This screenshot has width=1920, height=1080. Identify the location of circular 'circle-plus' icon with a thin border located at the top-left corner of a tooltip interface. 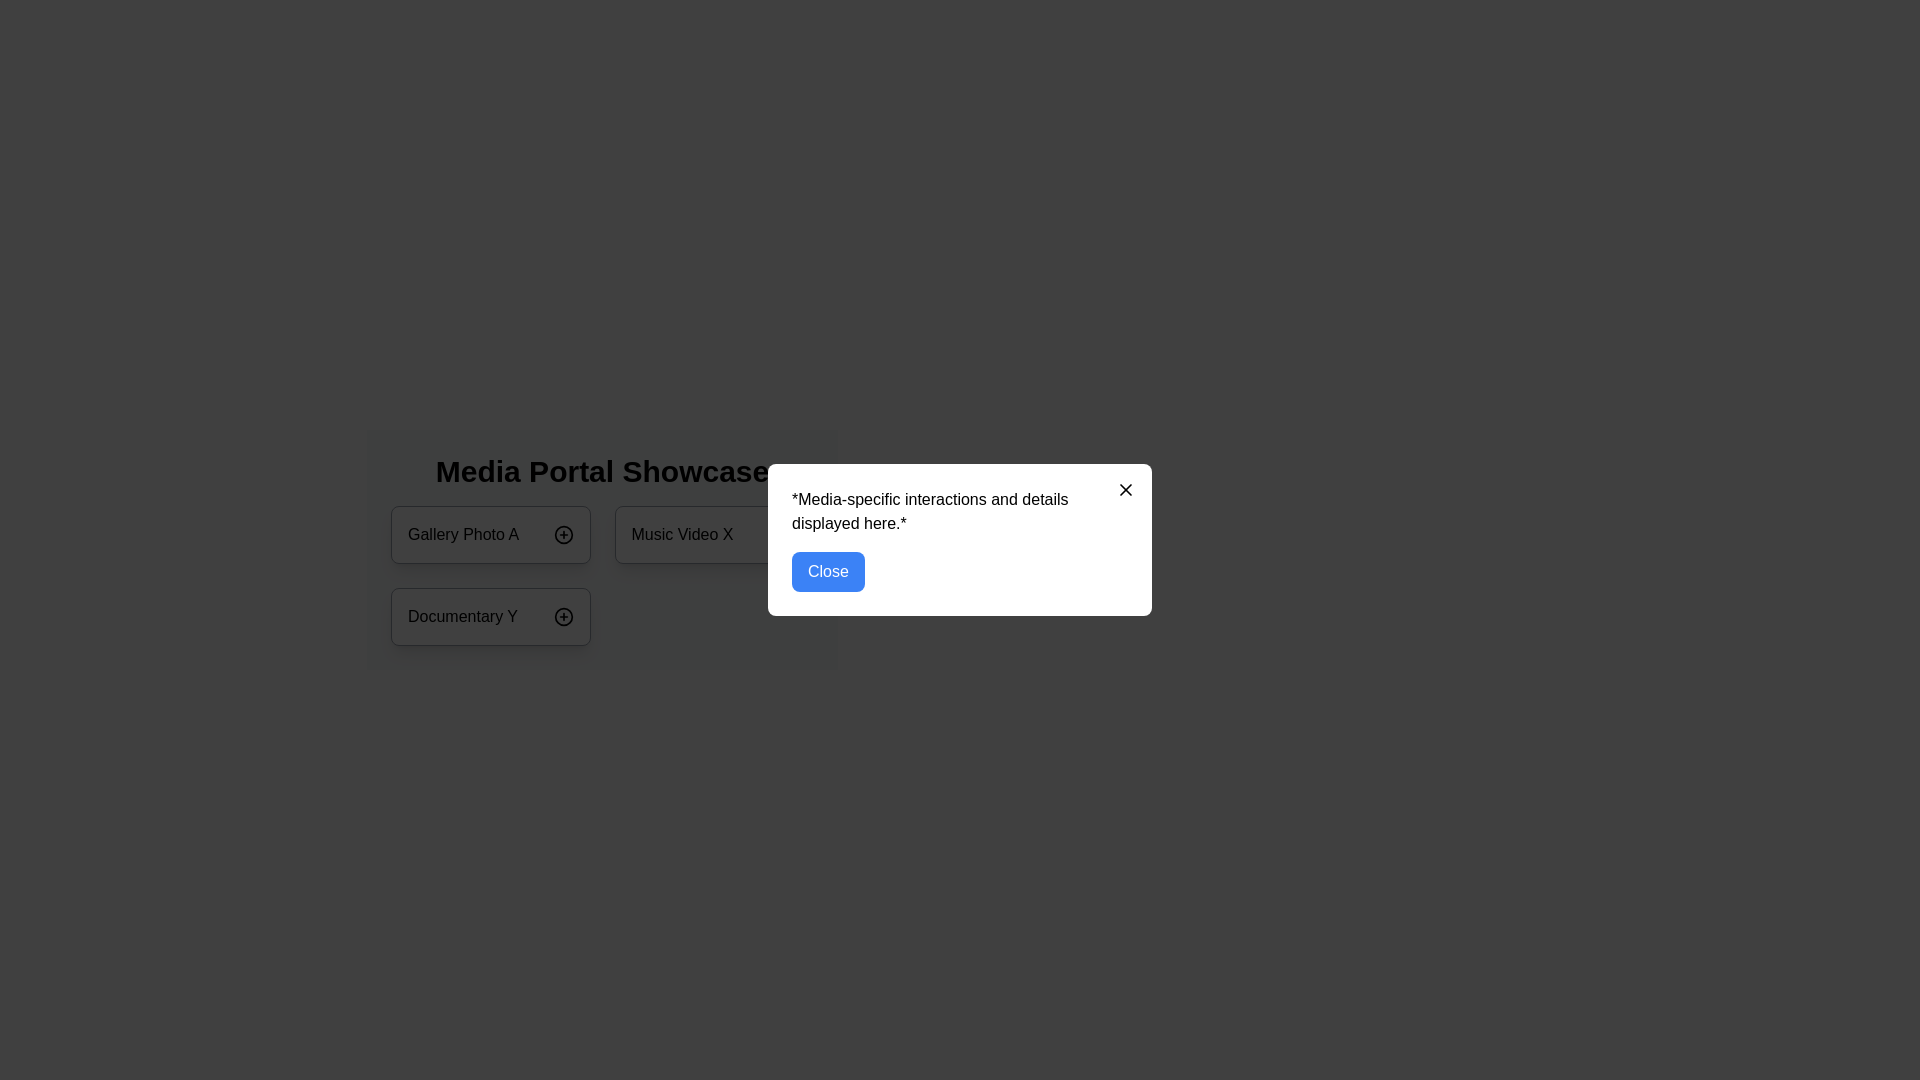
(786, 534).